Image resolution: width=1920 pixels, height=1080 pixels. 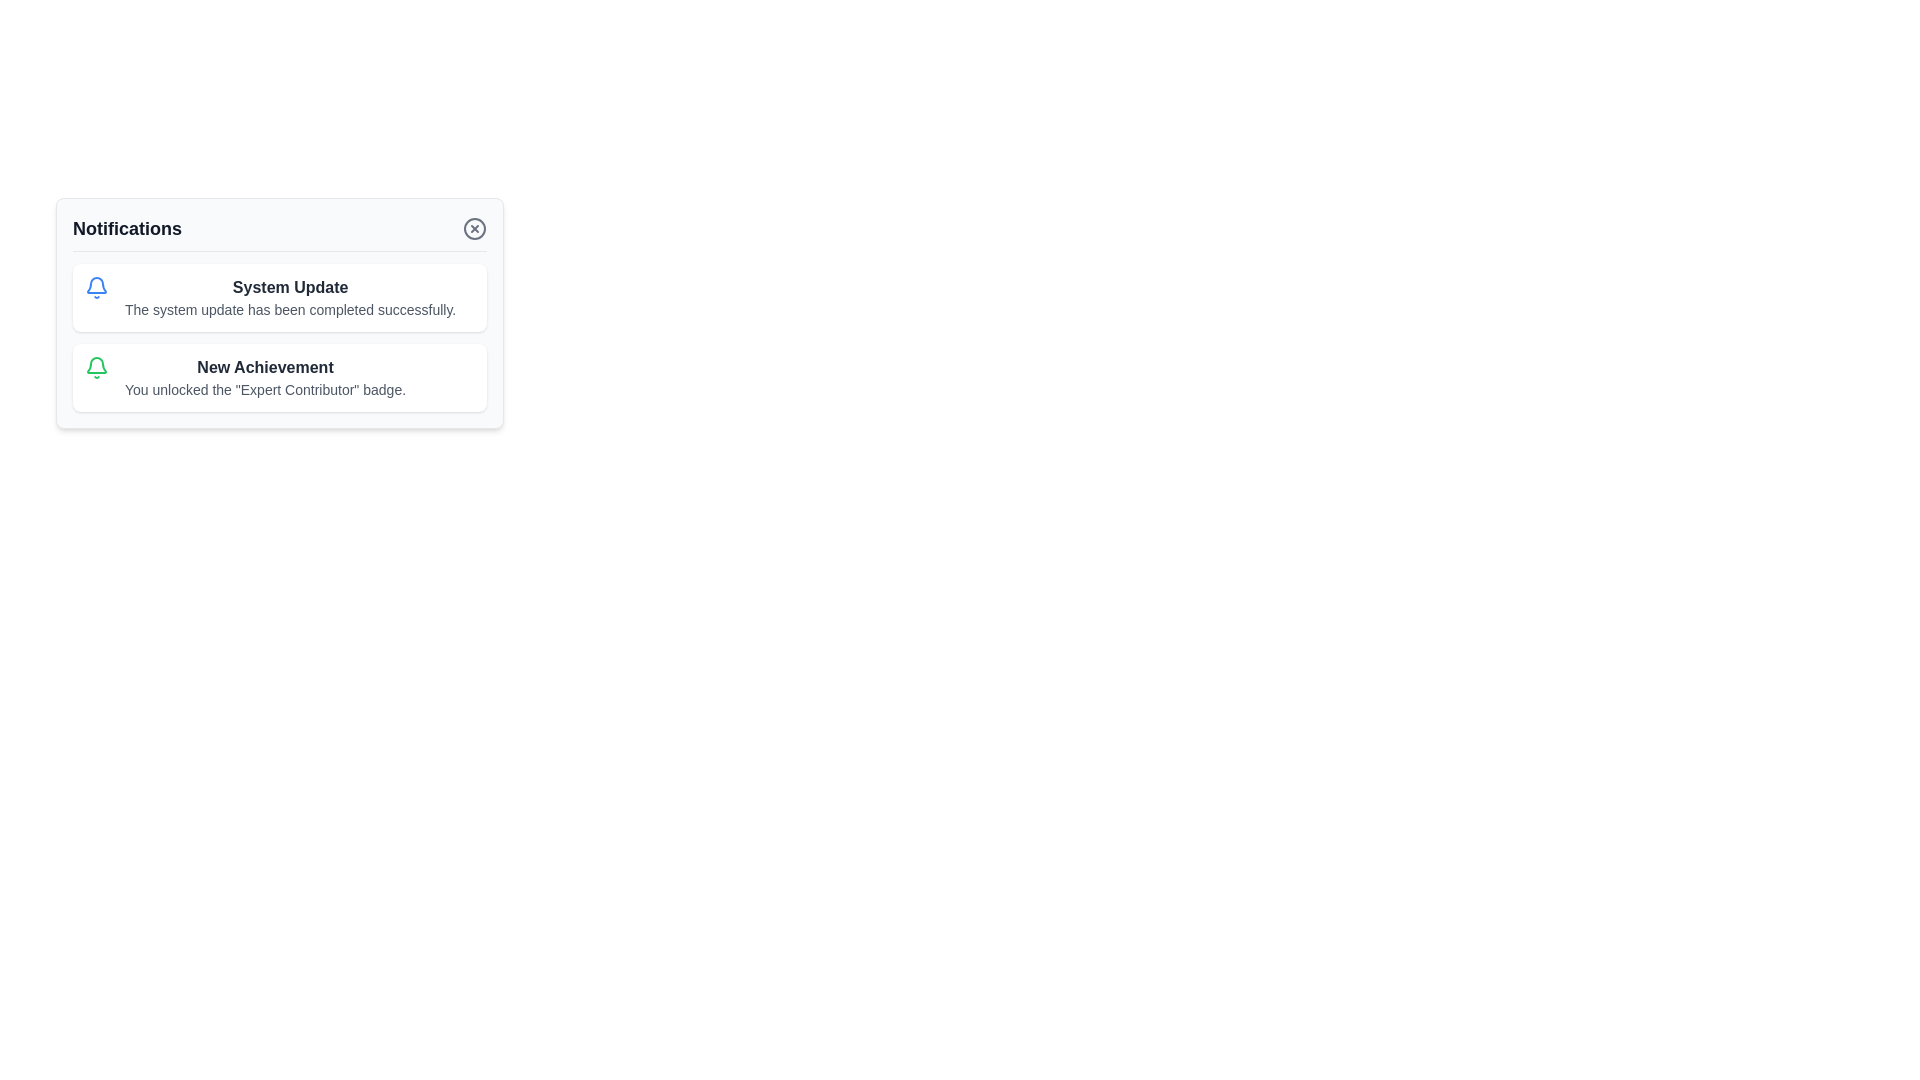 What do you see at coordinates (289, 297) in the screenshot?
I see `the Text display block that indicates the successful completion of a system update, located in the notification card below the blue notification icon` at bounding box center [289, 297].